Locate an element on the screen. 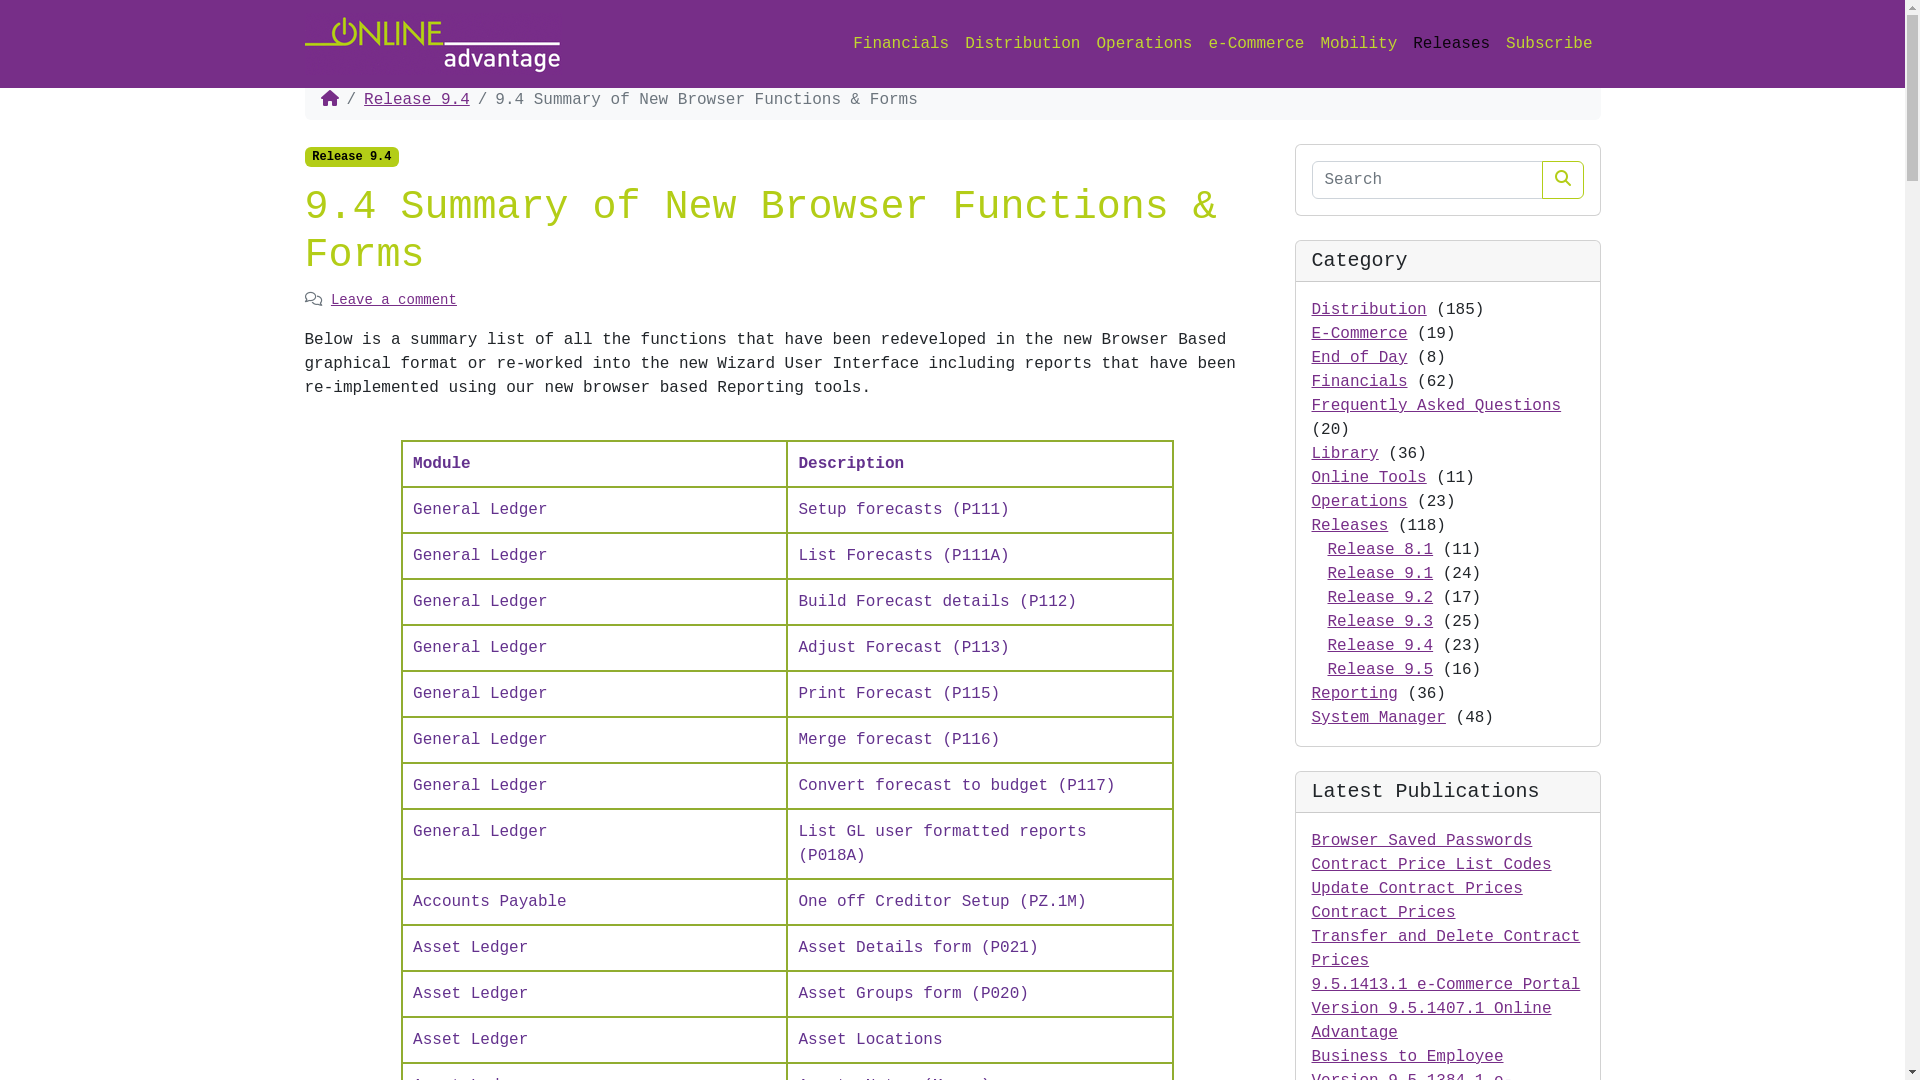 The image size is (1920, 1080). 'Reporting' is located at coordinates (1311, 693).